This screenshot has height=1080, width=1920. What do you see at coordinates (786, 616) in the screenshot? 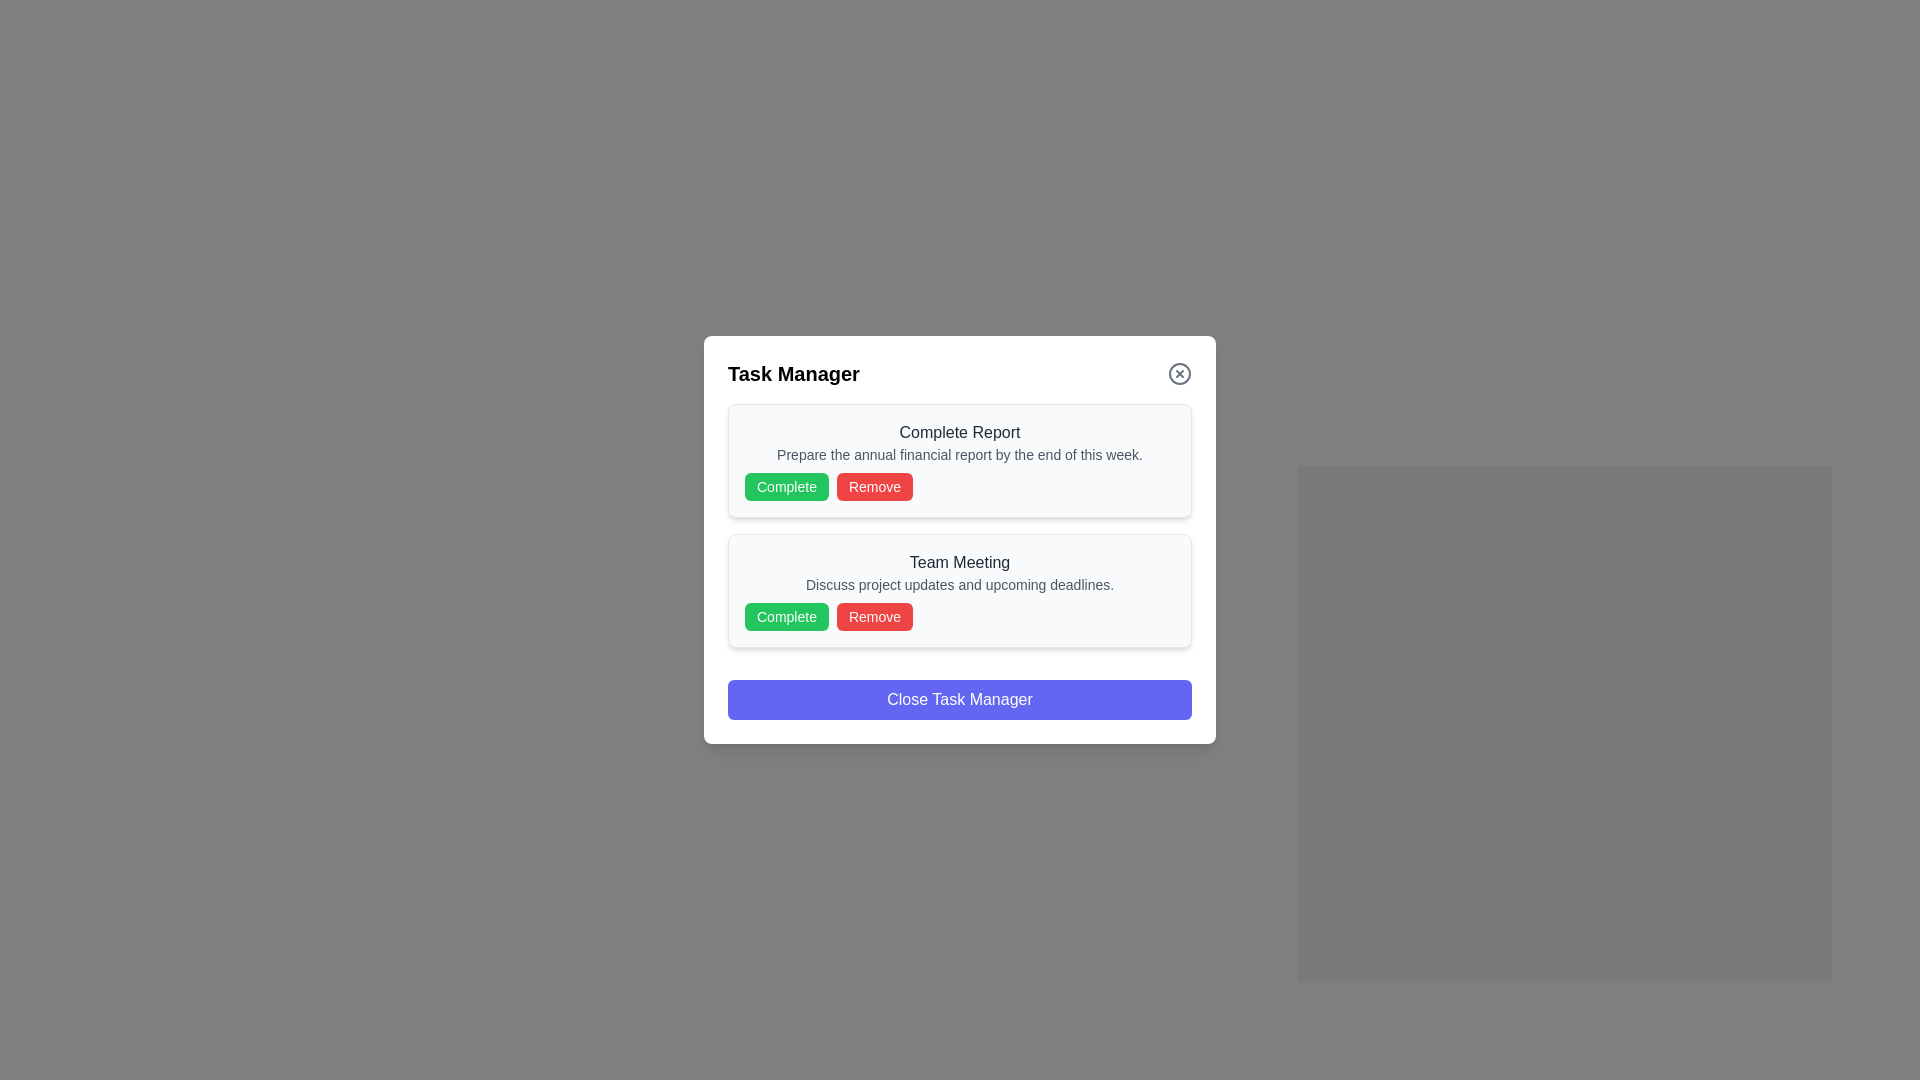
I see `the green 'Complete' button with rounded corners located in the second task card labeled 'Team Meeting' to mark the task as complete` at bounding box center [786, 616].